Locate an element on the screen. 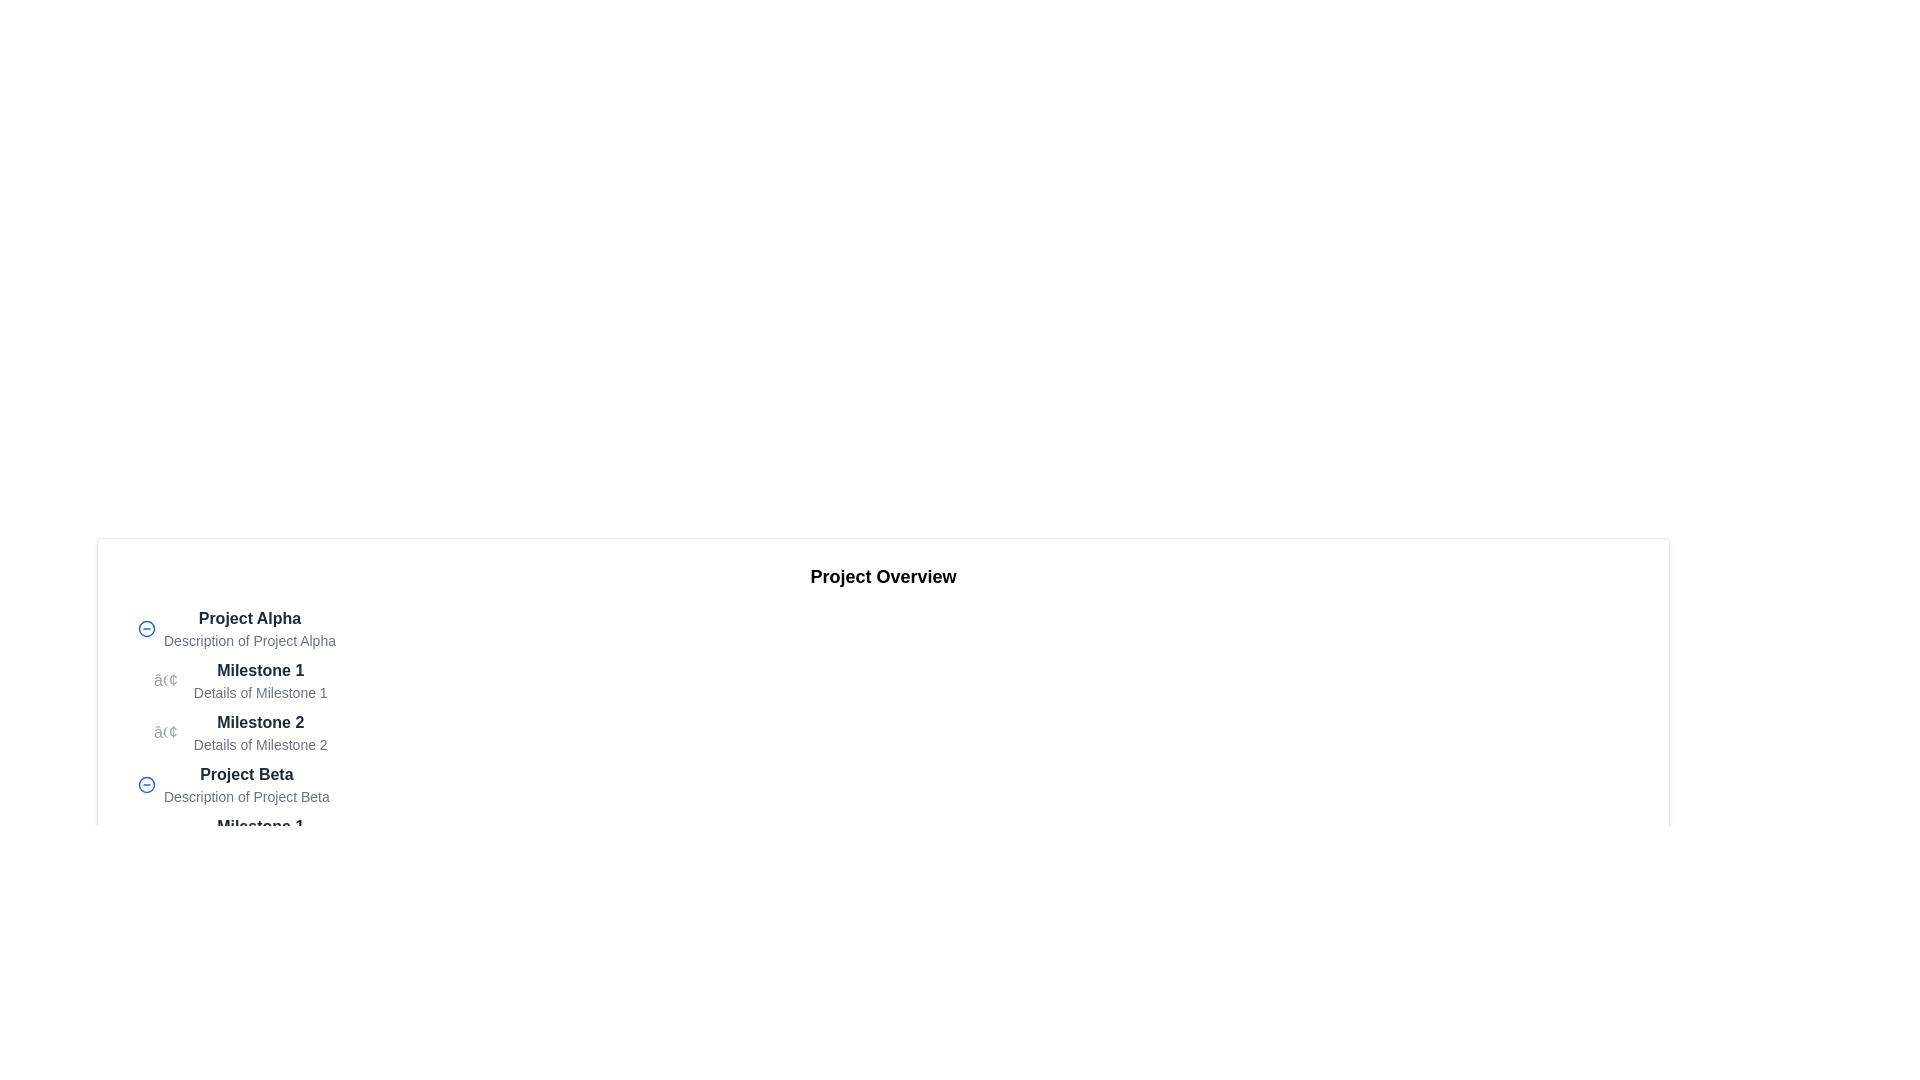 The image size is (1920, 1080). the static text element that serves as a header for 'Milestone 1' located under the 'Project Alpha' section is located at coordinates (259, 671).